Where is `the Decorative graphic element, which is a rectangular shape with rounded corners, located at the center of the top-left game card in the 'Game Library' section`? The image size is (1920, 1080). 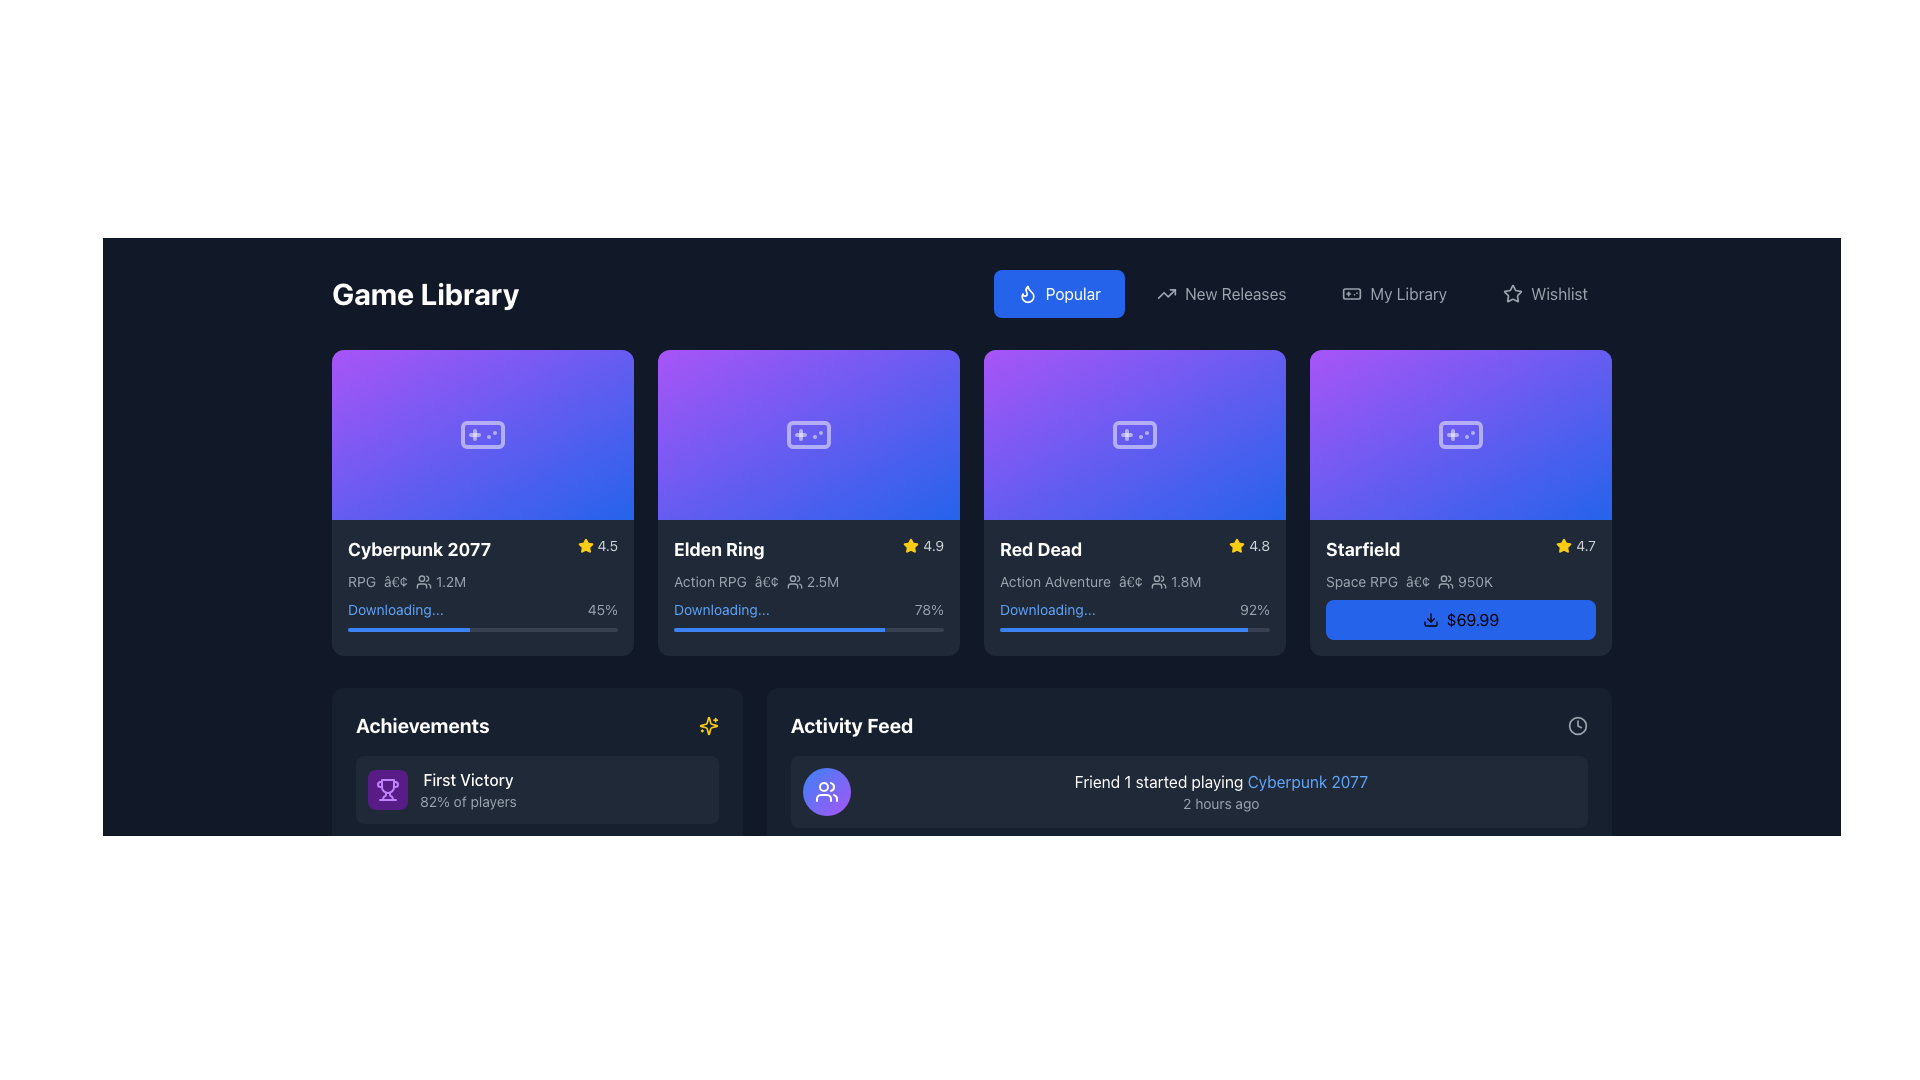
the Decorative graphic element, which is a rectangular shape with rounded corners, located at the center of the top-left game card in the 'Game Library' section is located at coordinates (483, 433).